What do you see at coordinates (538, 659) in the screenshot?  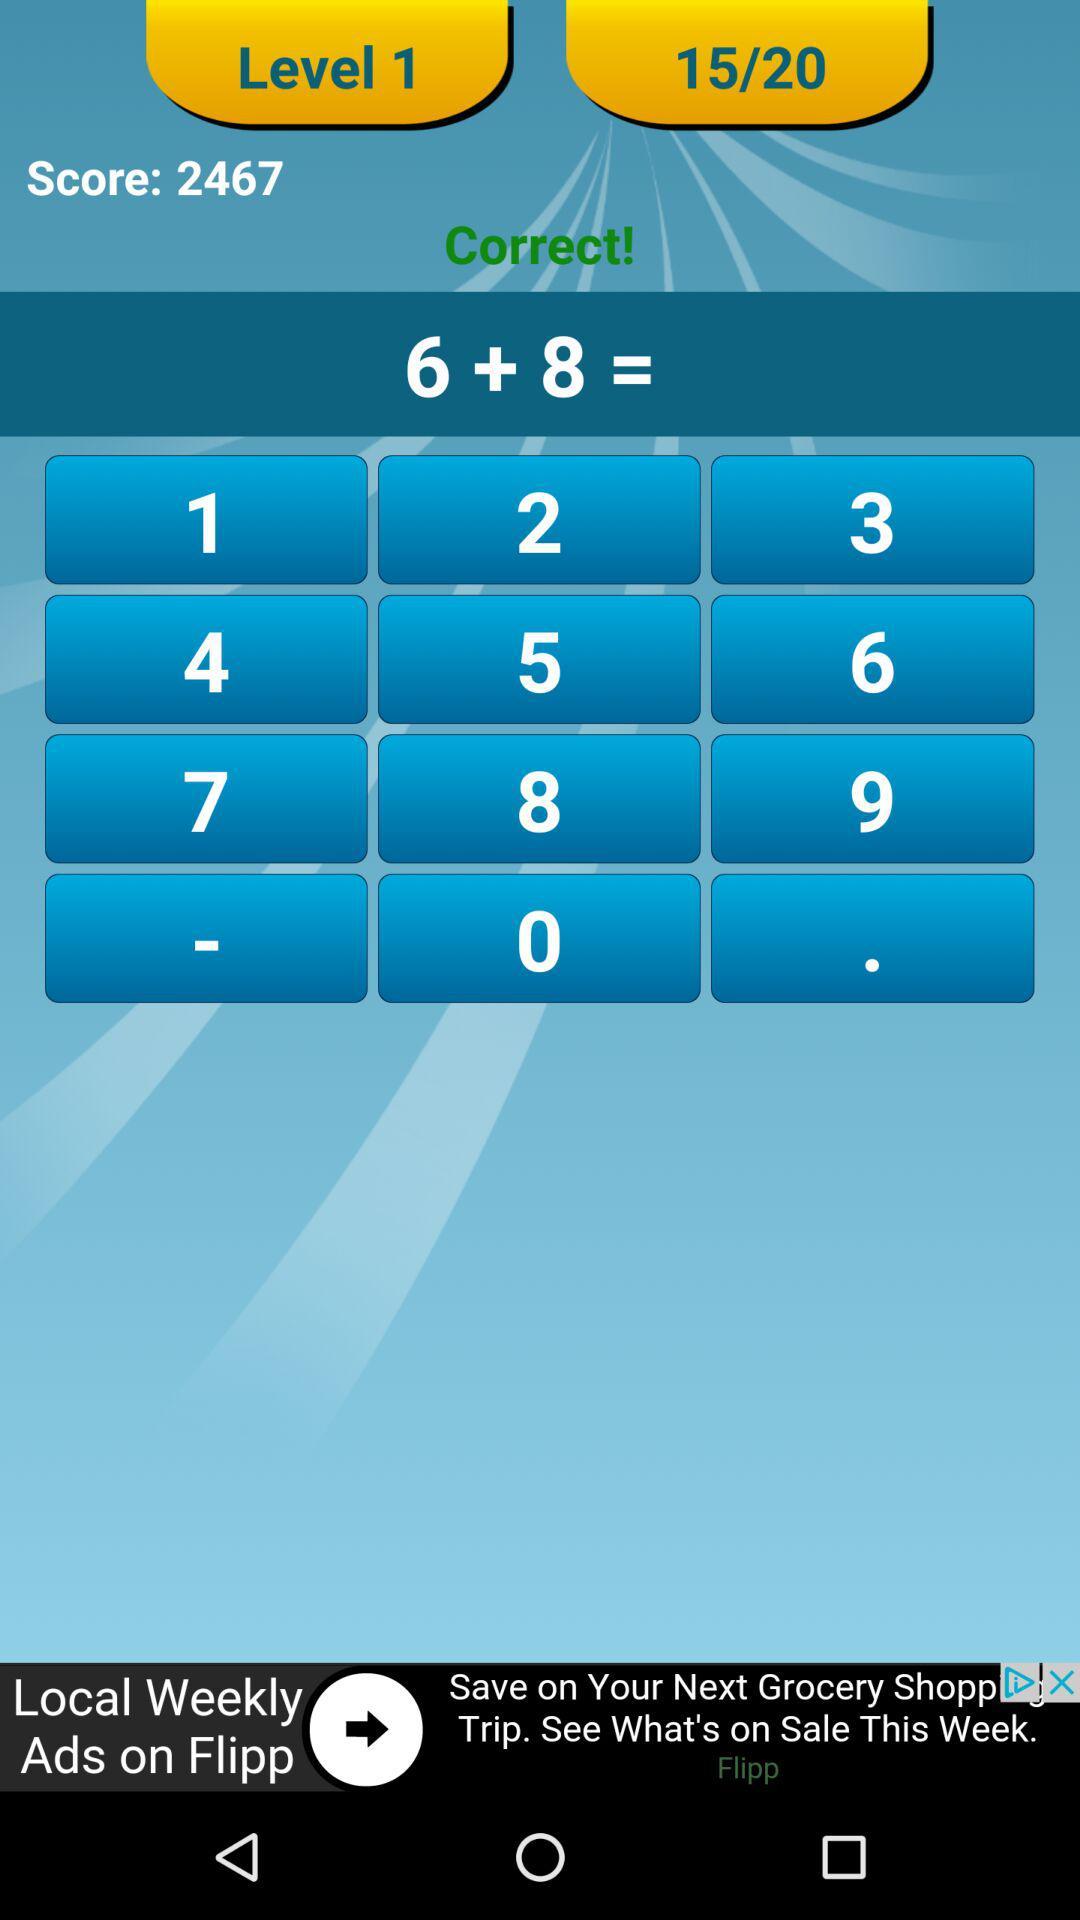 I see `icon below the 1 item` at bounding box center [538, 659].